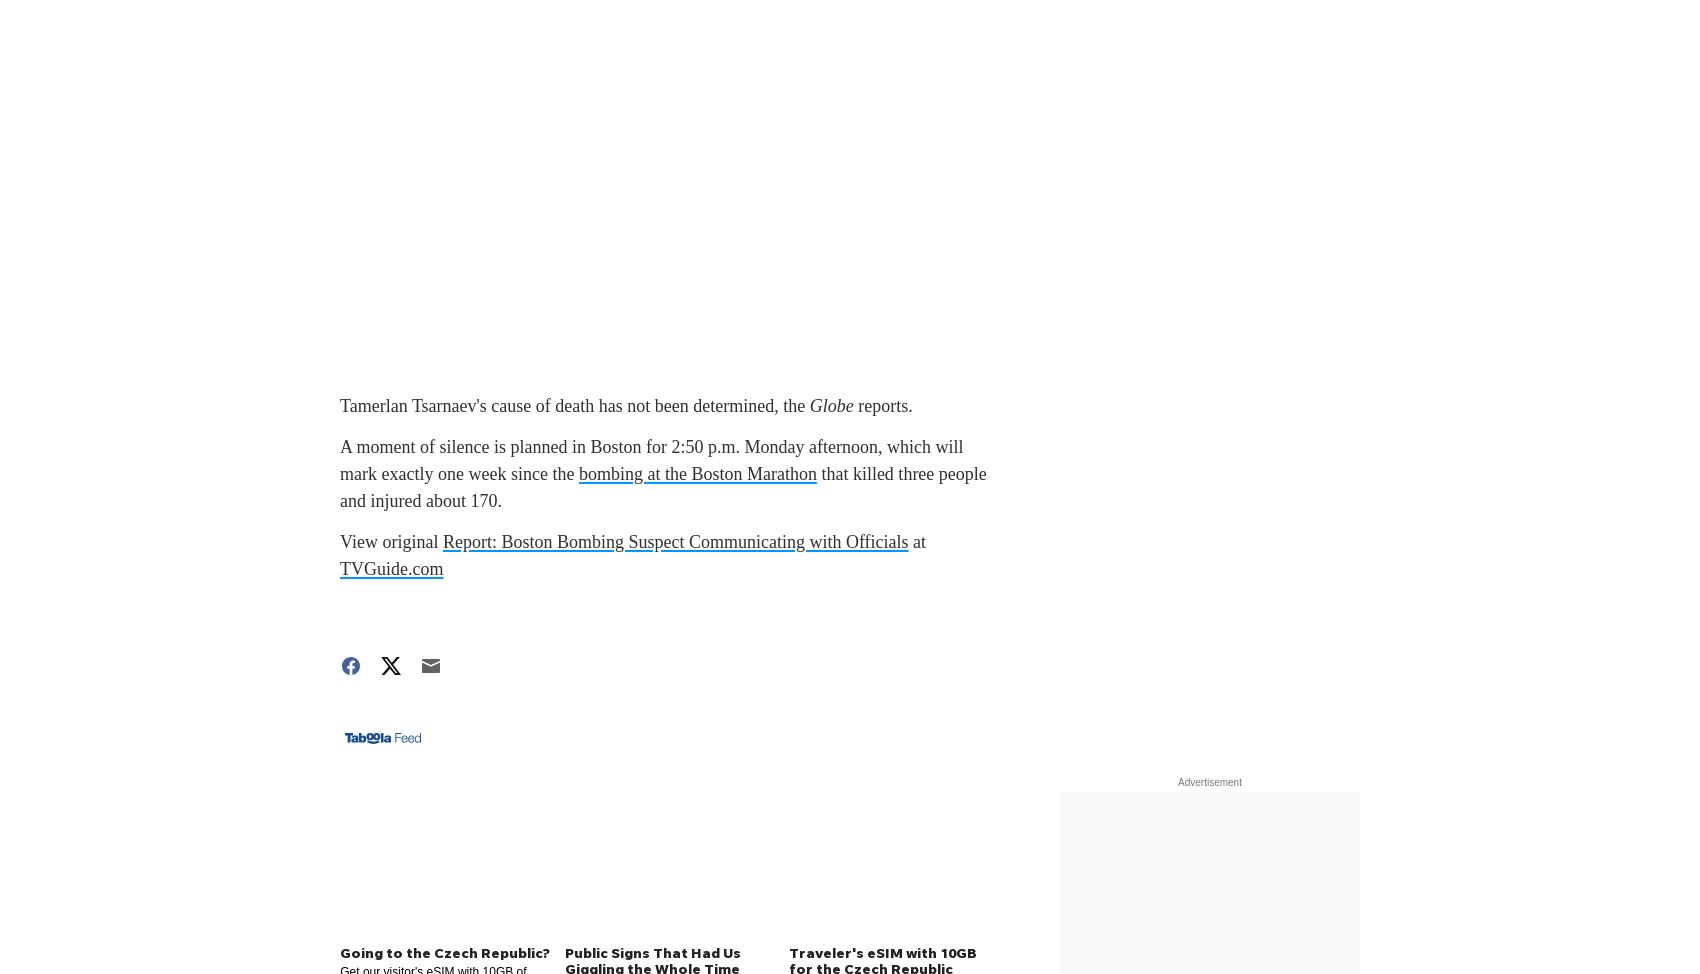 Image resolution: width=1700 pixels, height=974 pixels. I want to click on 'at', so click(916, 542).